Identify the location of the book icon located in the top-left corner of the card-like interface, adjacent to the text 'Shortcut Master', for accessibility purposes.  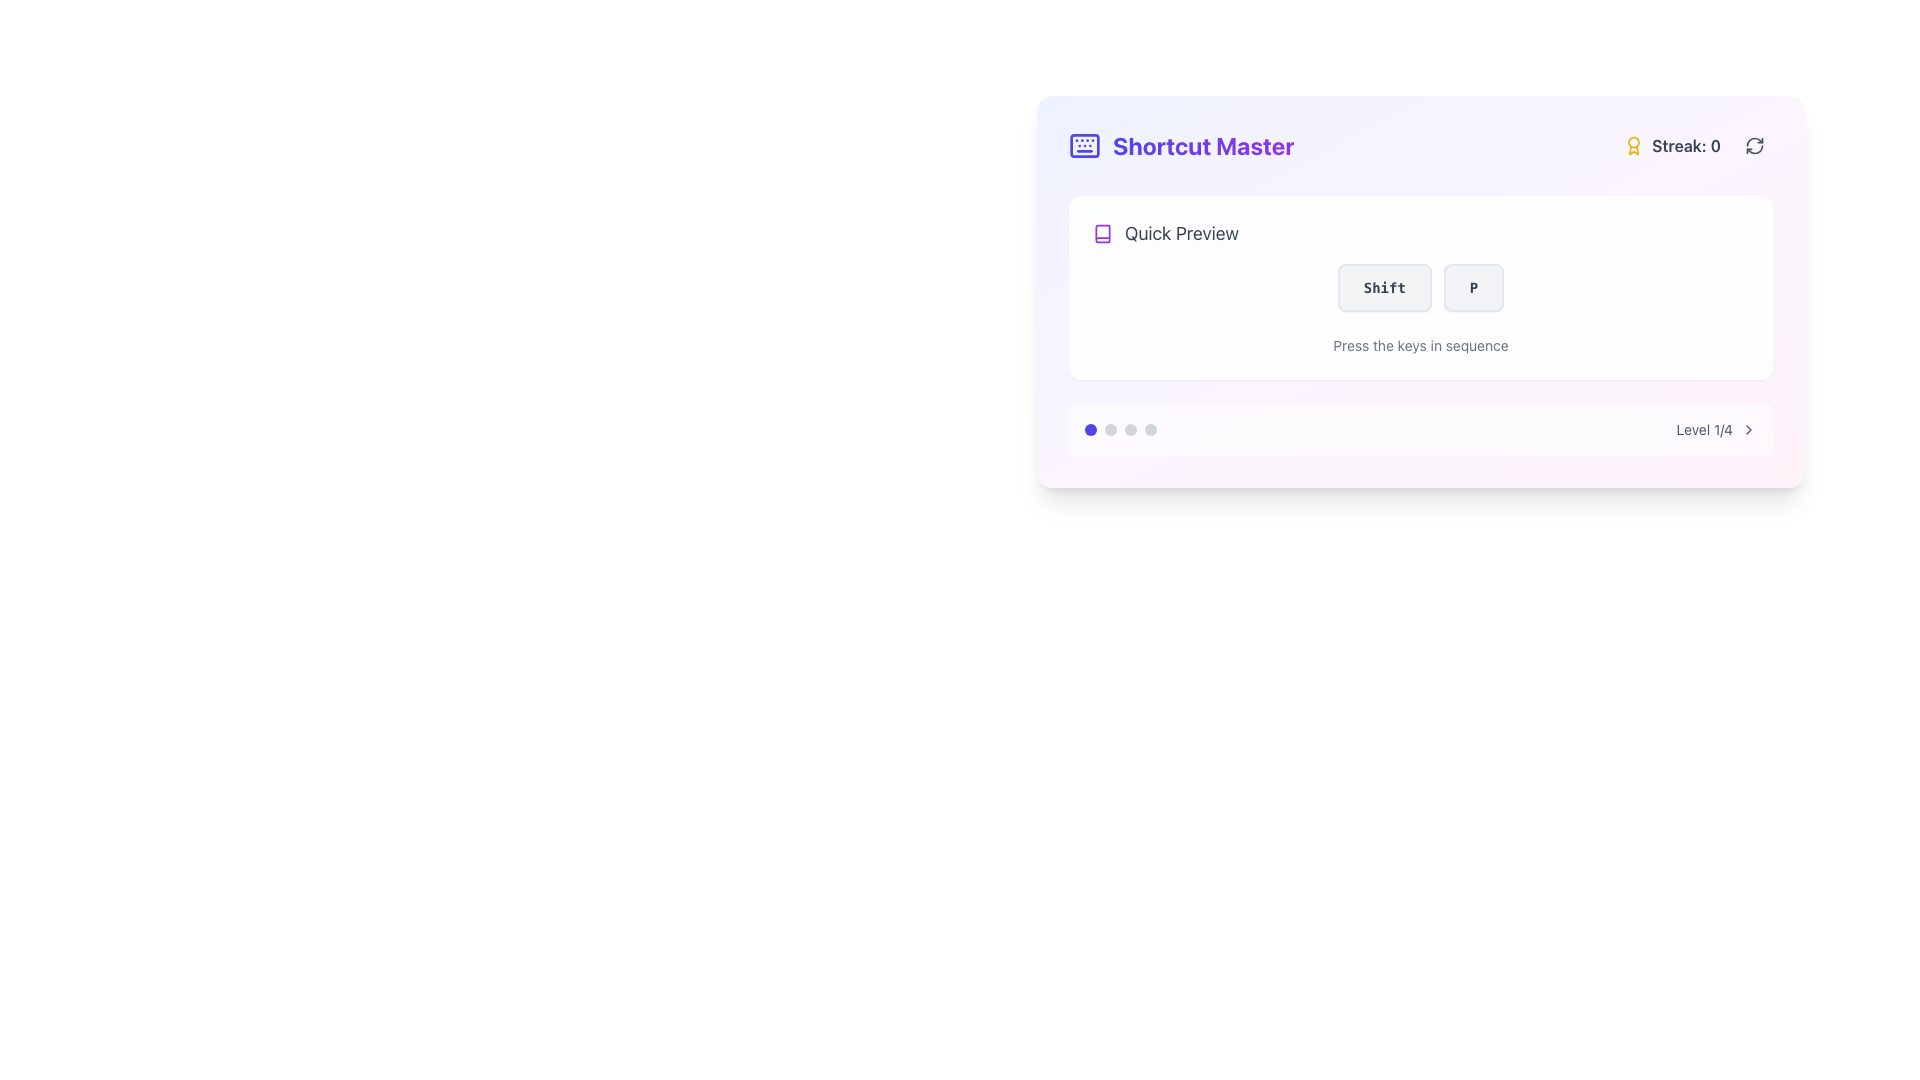
(1102, 233).